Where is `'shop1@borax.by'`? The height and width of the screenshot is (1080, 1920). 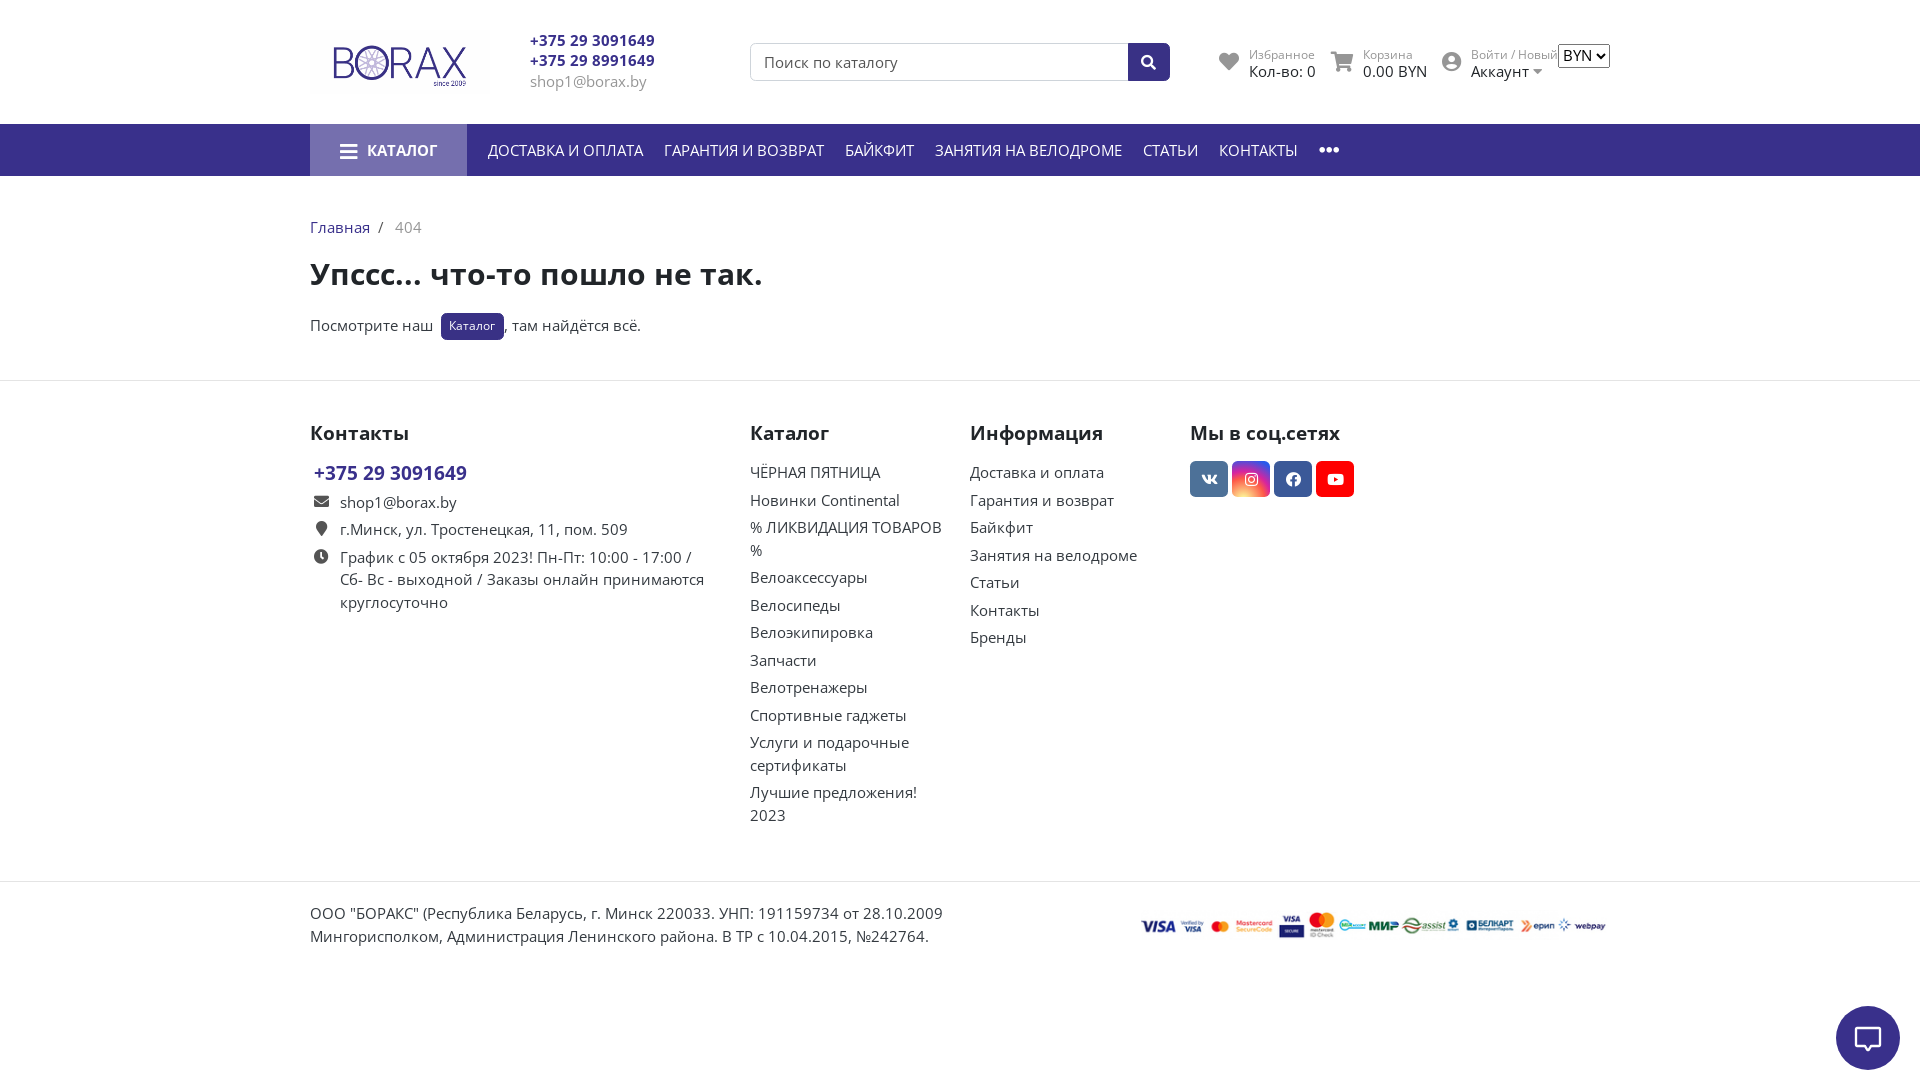
'shop1@borax.by' is located at coordinates (398, 500).